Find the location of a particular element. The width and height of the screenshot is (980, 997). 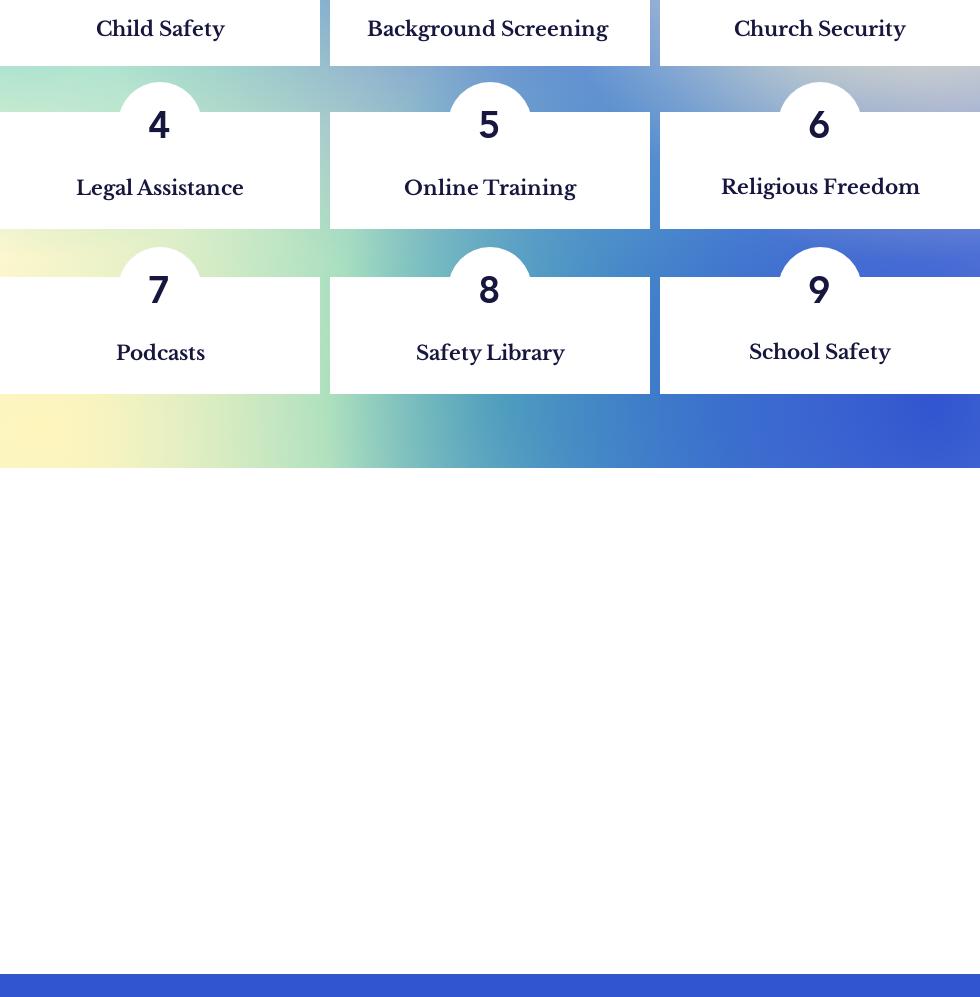

'5' is located at coordinates (489, 124).